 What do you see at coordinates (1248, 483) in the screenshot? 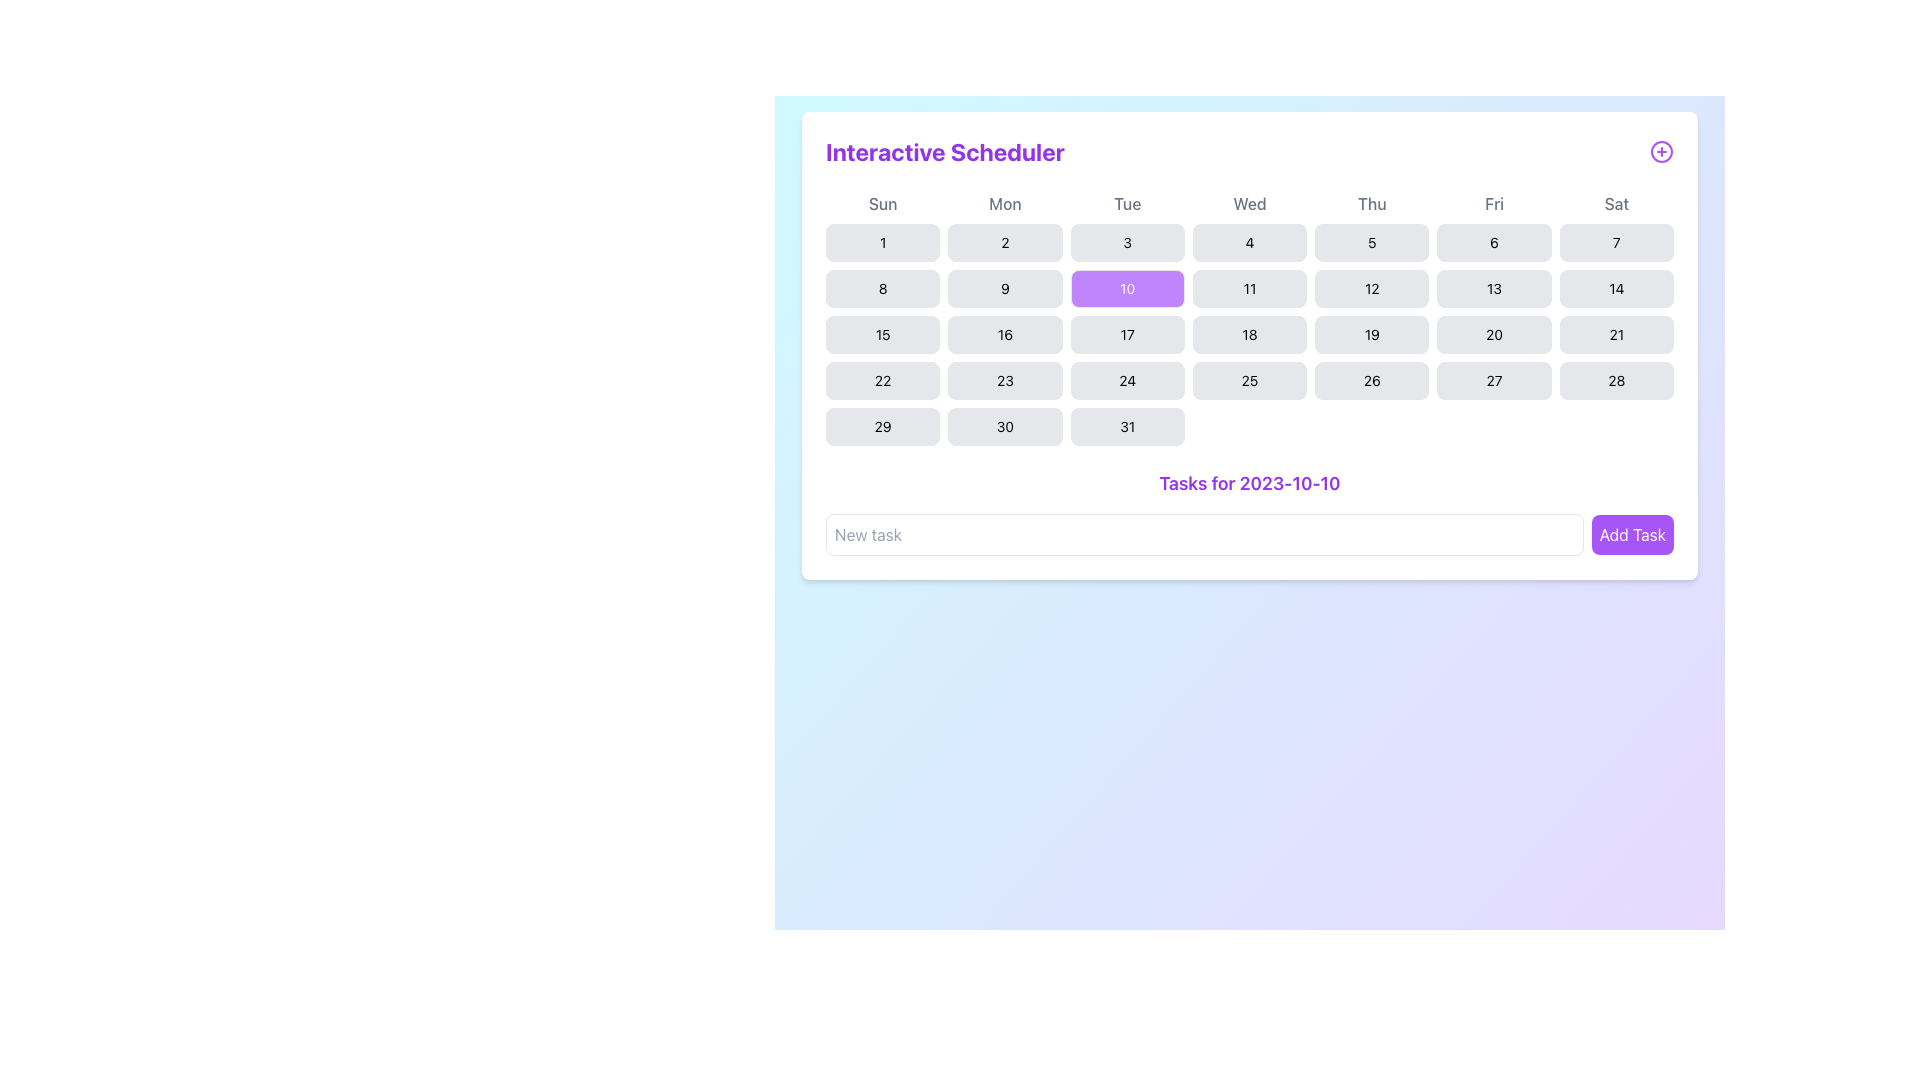
I see `the static text header indicating the tasks associated with the date '2023-10-10', located below the calendar and above the 'Add Task' button` at bounding box center [1248, 483].